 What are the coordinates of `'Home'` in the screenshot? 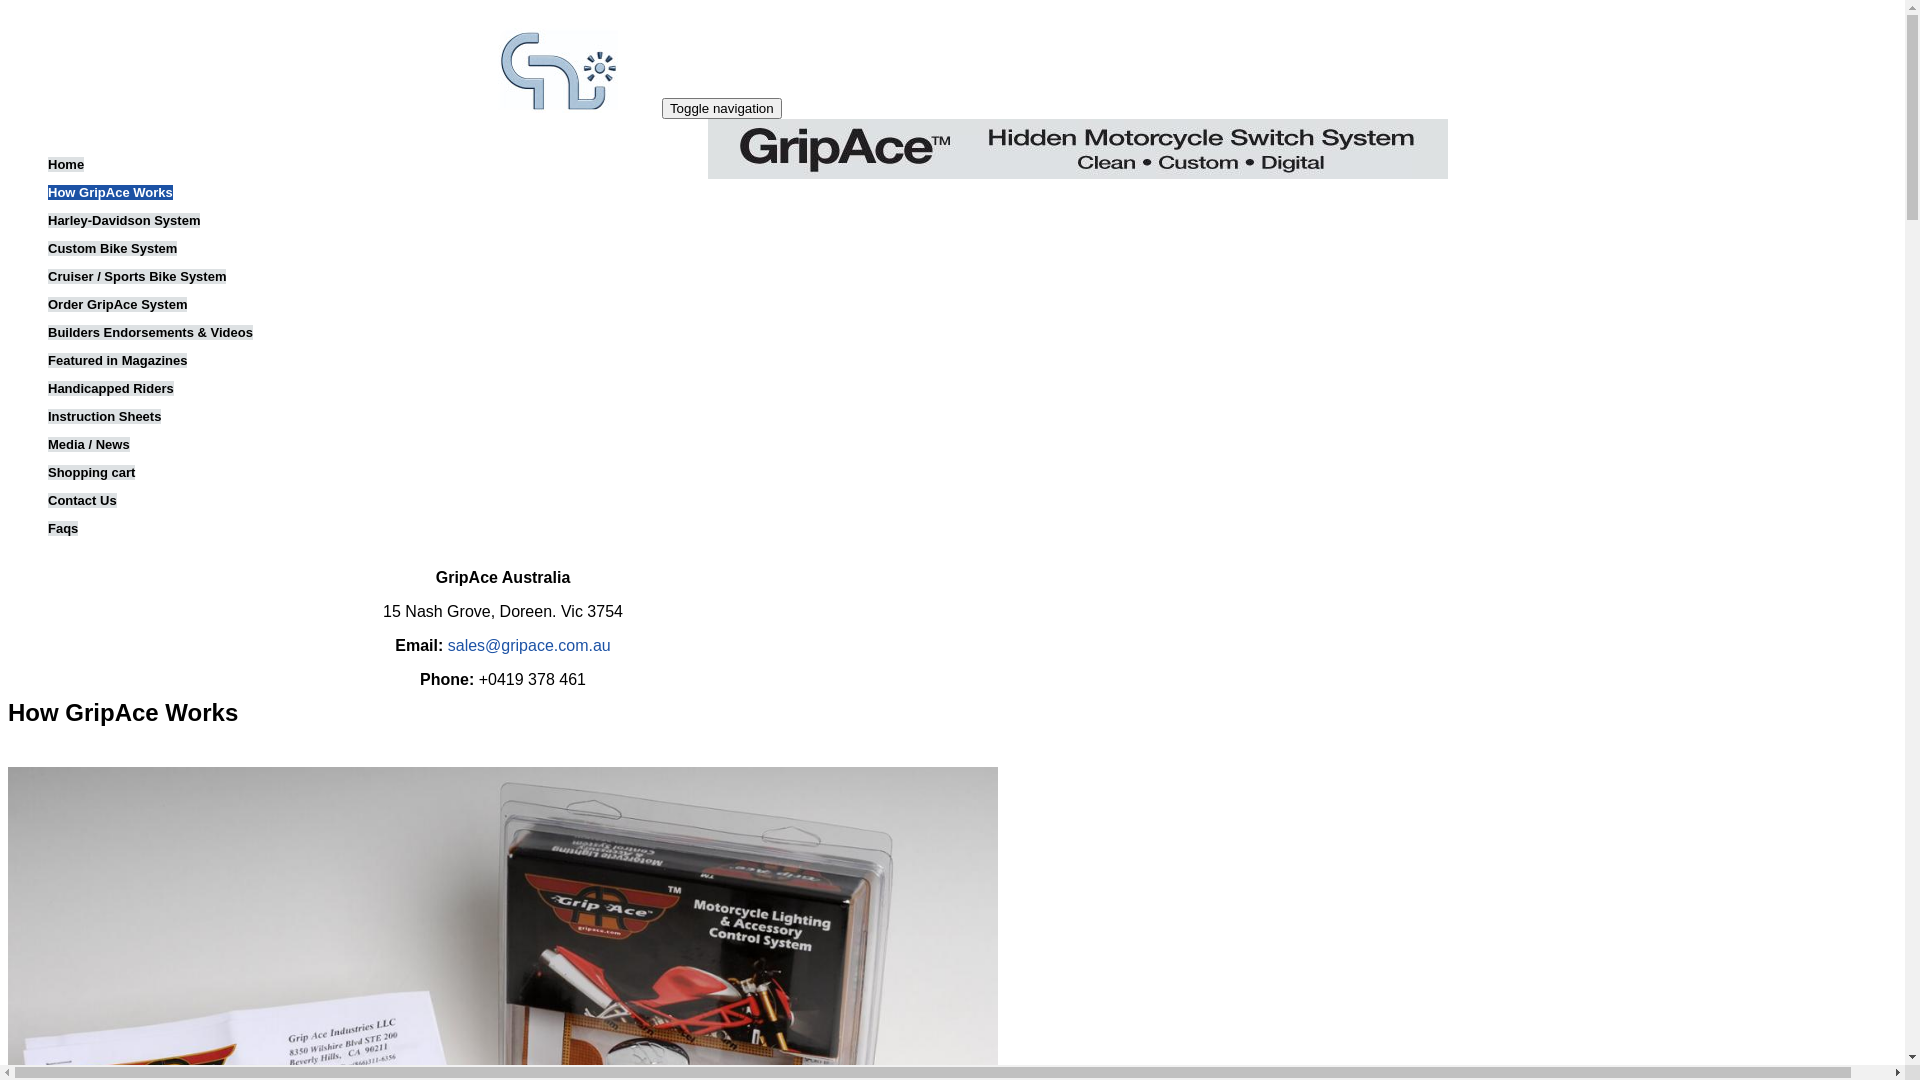 It's located at (456, 107).